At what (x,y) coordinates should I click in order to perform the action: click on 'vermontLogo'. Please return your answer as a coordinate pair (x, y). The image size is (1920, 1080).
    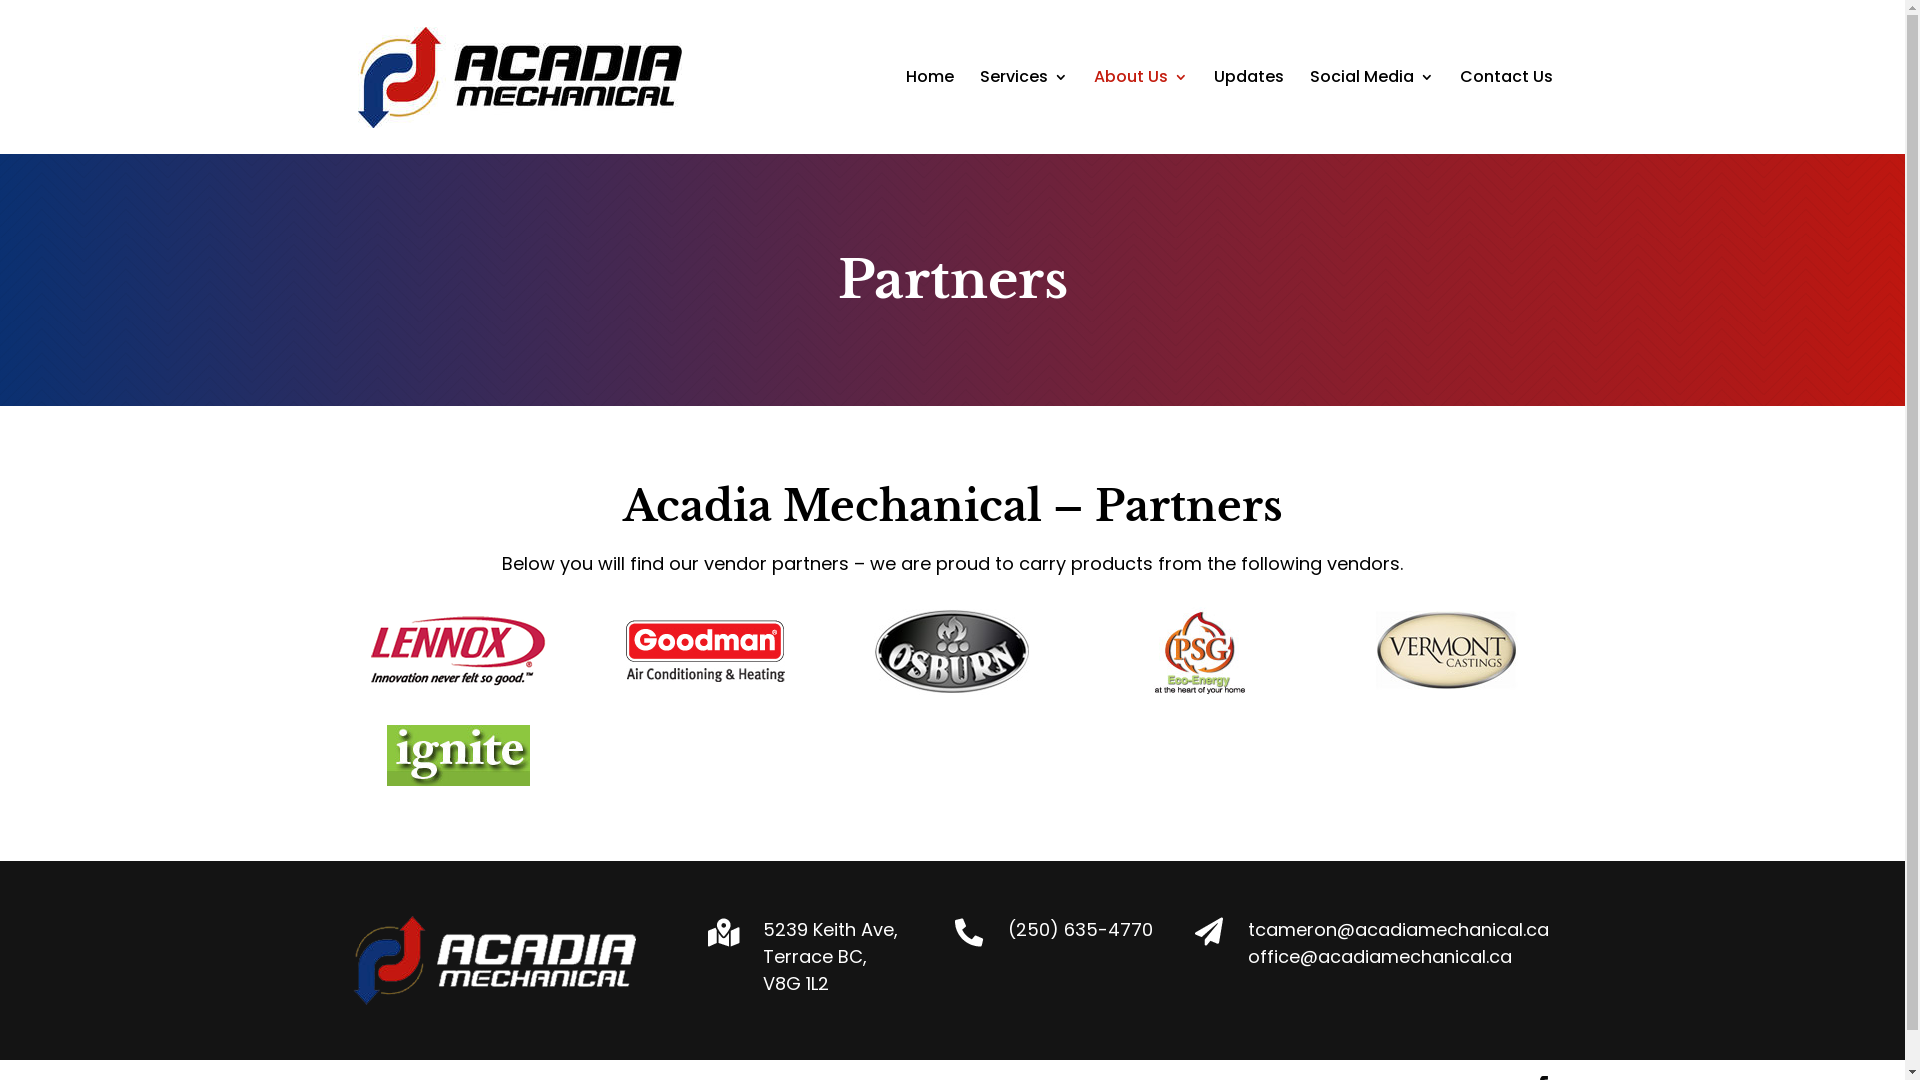
    Looking at the image, I should click on (1375, 651).